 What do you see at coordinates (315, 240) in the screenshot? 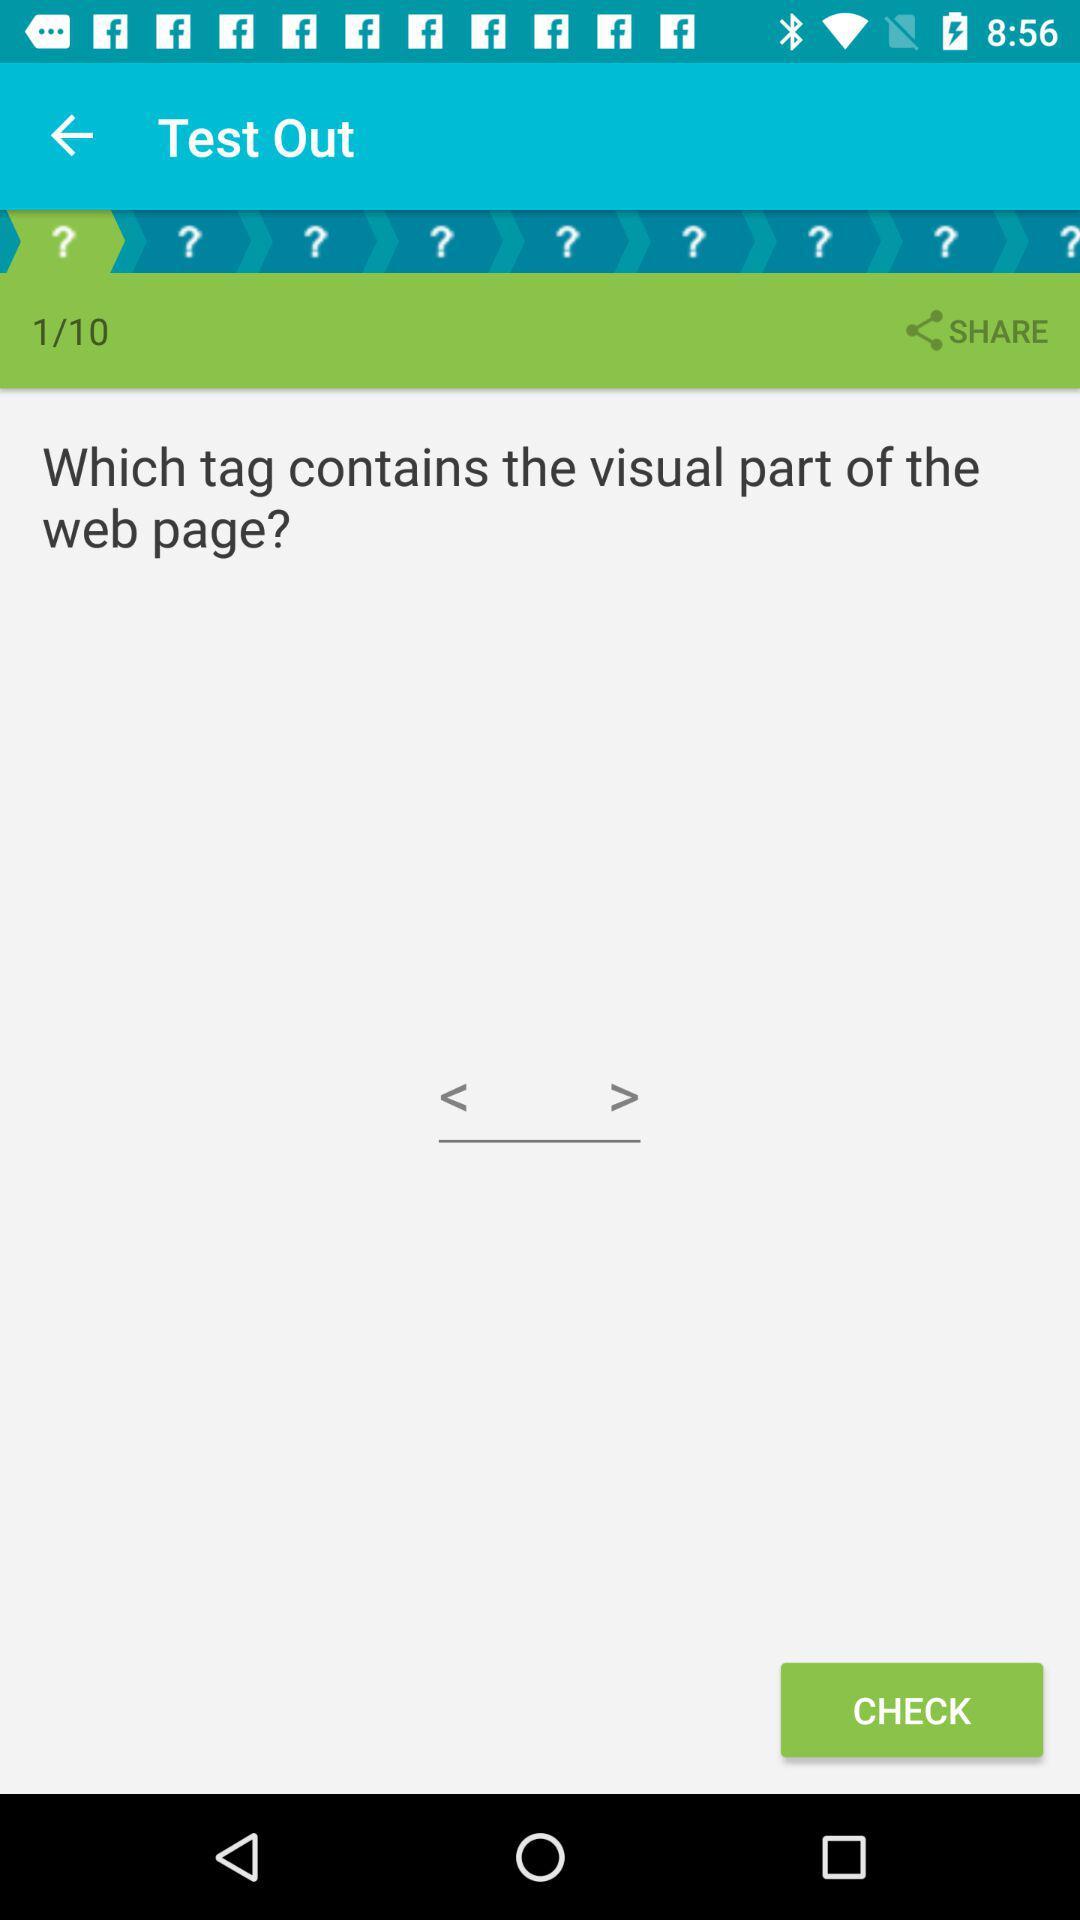
I see `web content` at bounding box center [315, 240].